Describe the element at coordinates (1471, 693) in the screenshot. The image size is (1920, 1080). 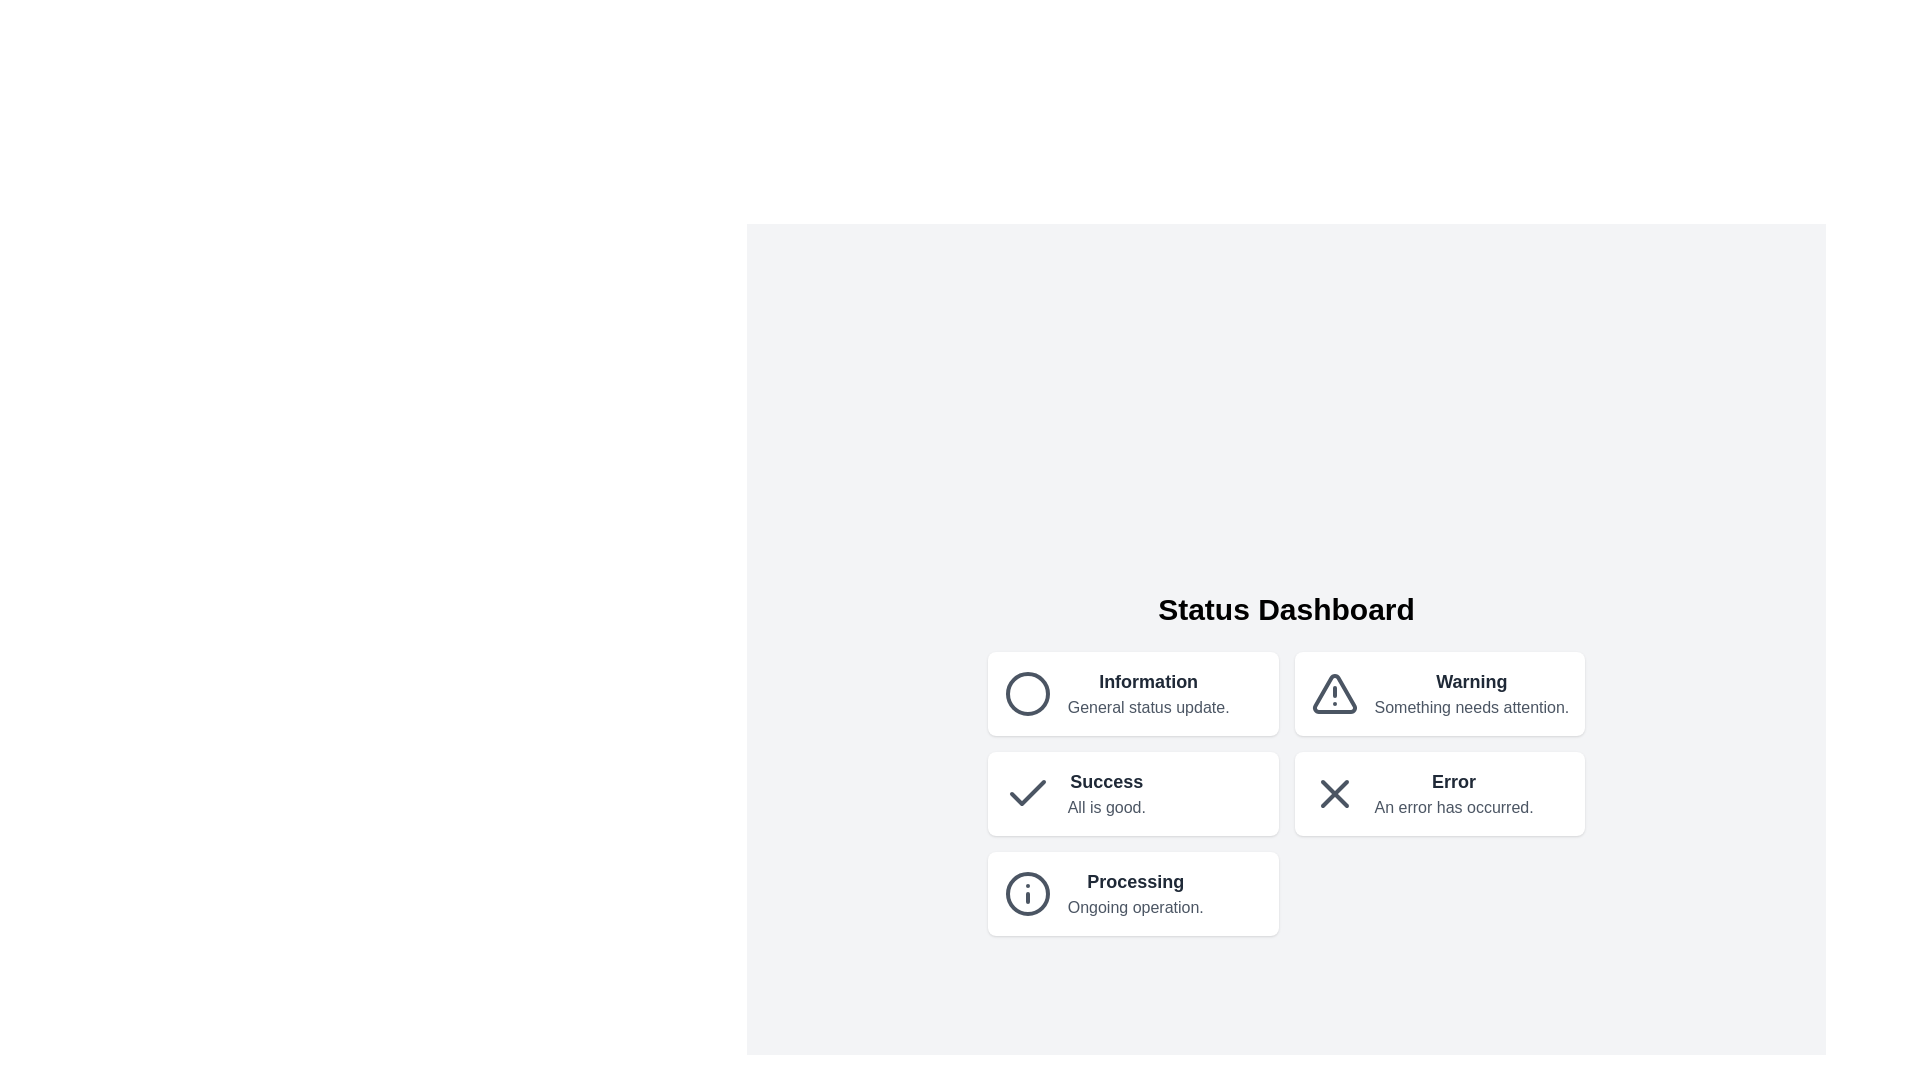
I see `the warning message display component located in the rightmost card of the second row, adjacent to the 'Information' card` at that location.